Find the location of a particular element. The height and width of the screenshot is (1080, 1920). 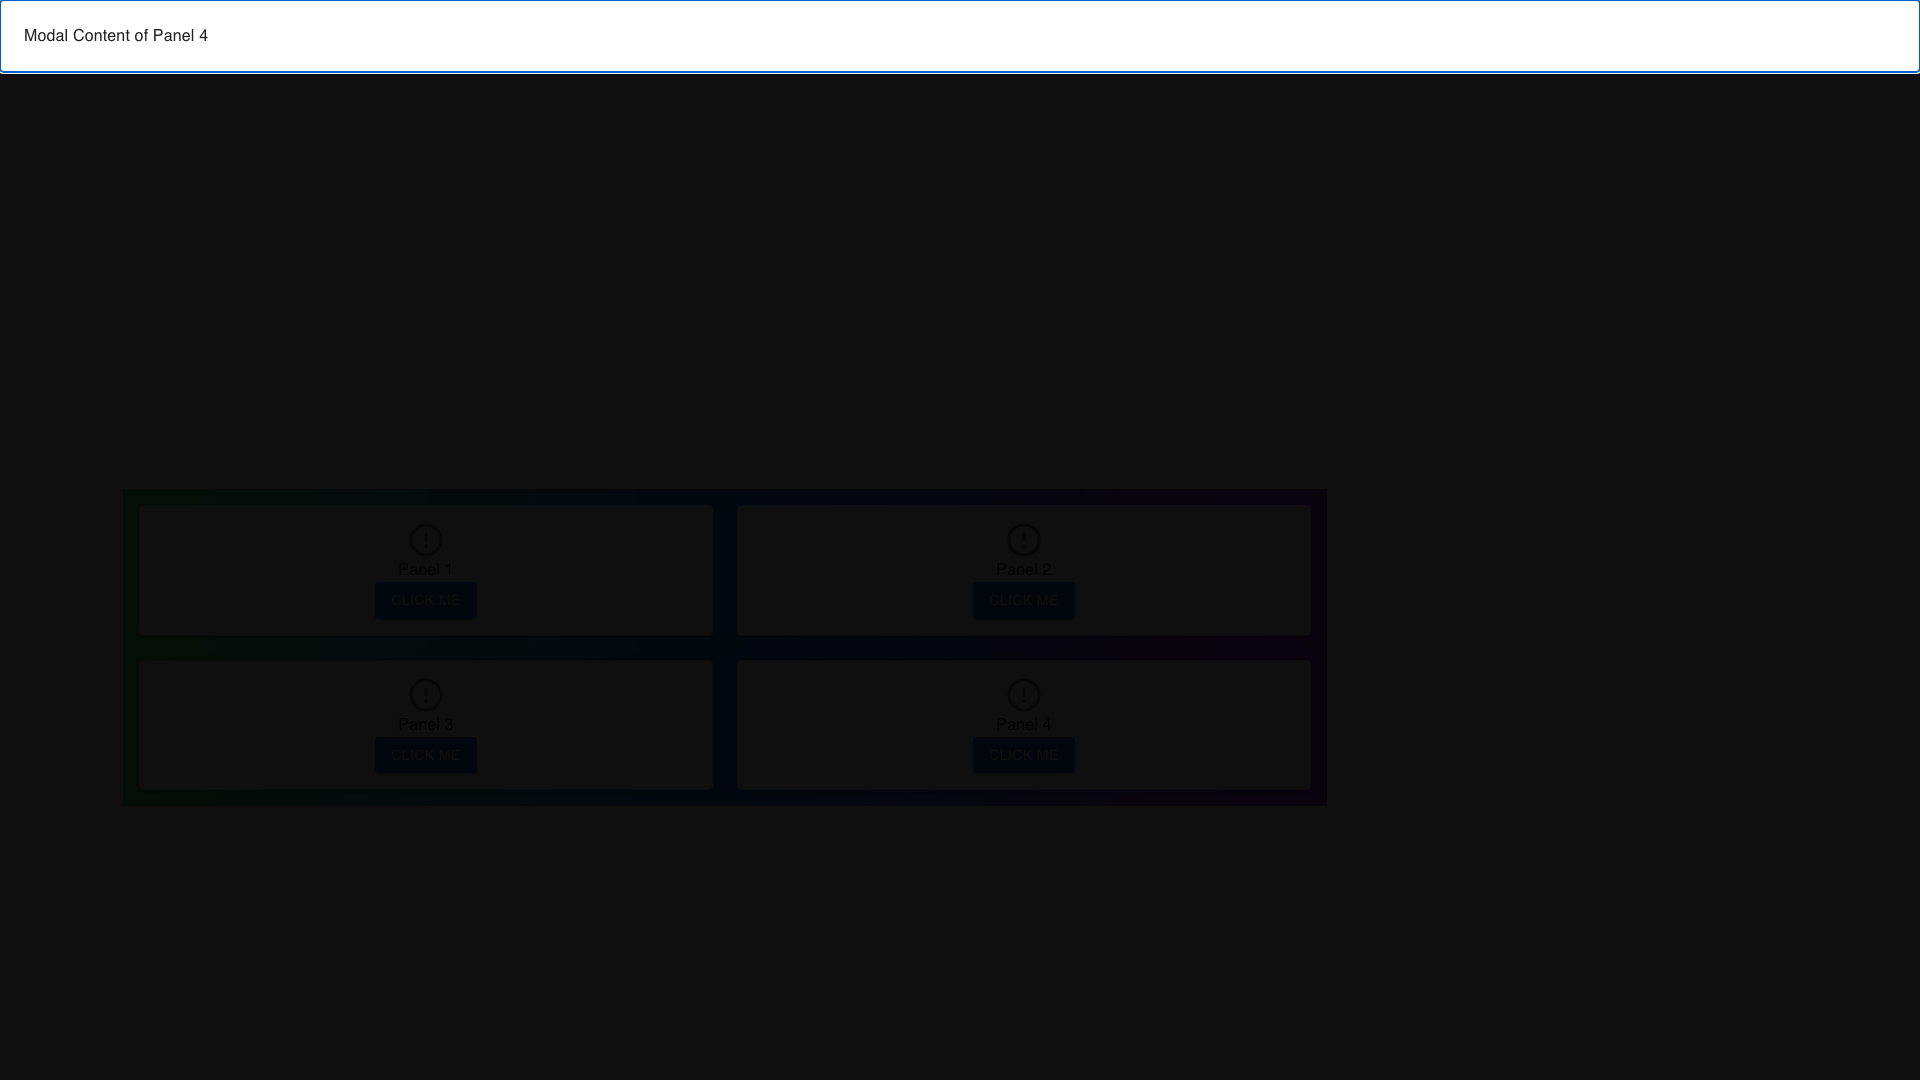

the visual alert indicator located at the top-center of 'Panel 3', which signals status or information is located at coordinates (425, 693).